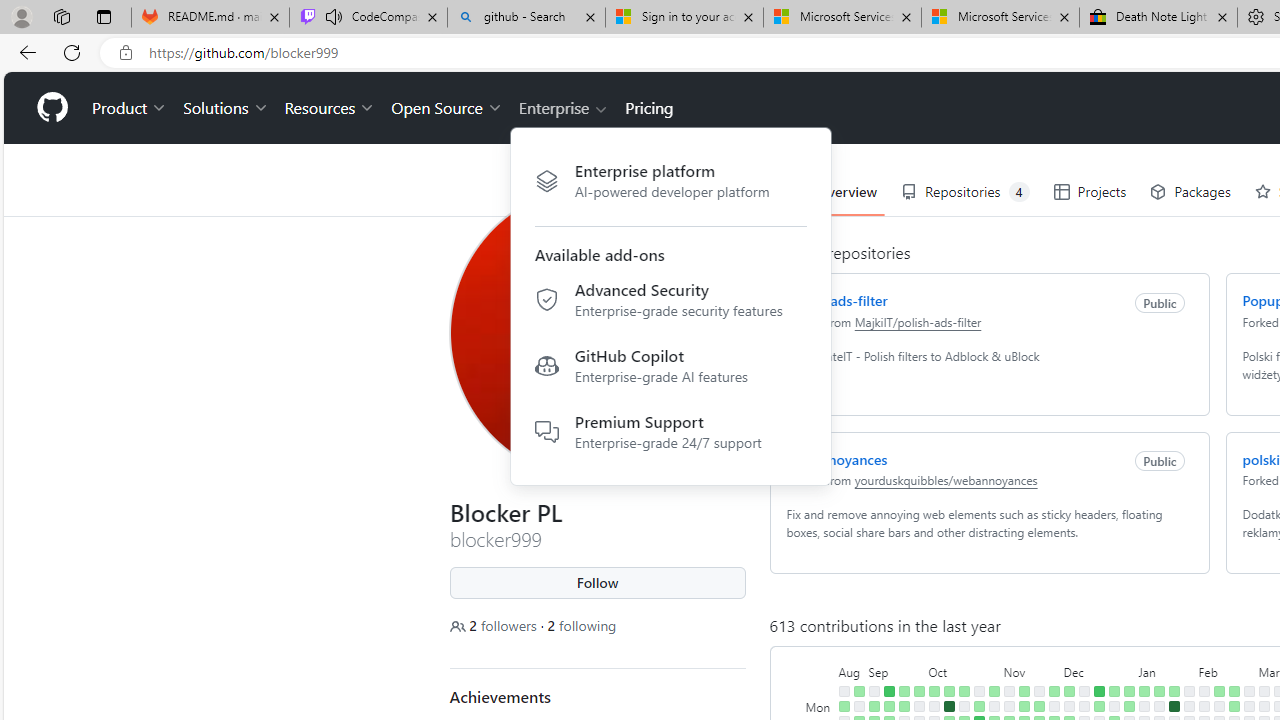 This screenshot has height=720, width=1280. I want to click on 'Day of Week', so click(819, 670).